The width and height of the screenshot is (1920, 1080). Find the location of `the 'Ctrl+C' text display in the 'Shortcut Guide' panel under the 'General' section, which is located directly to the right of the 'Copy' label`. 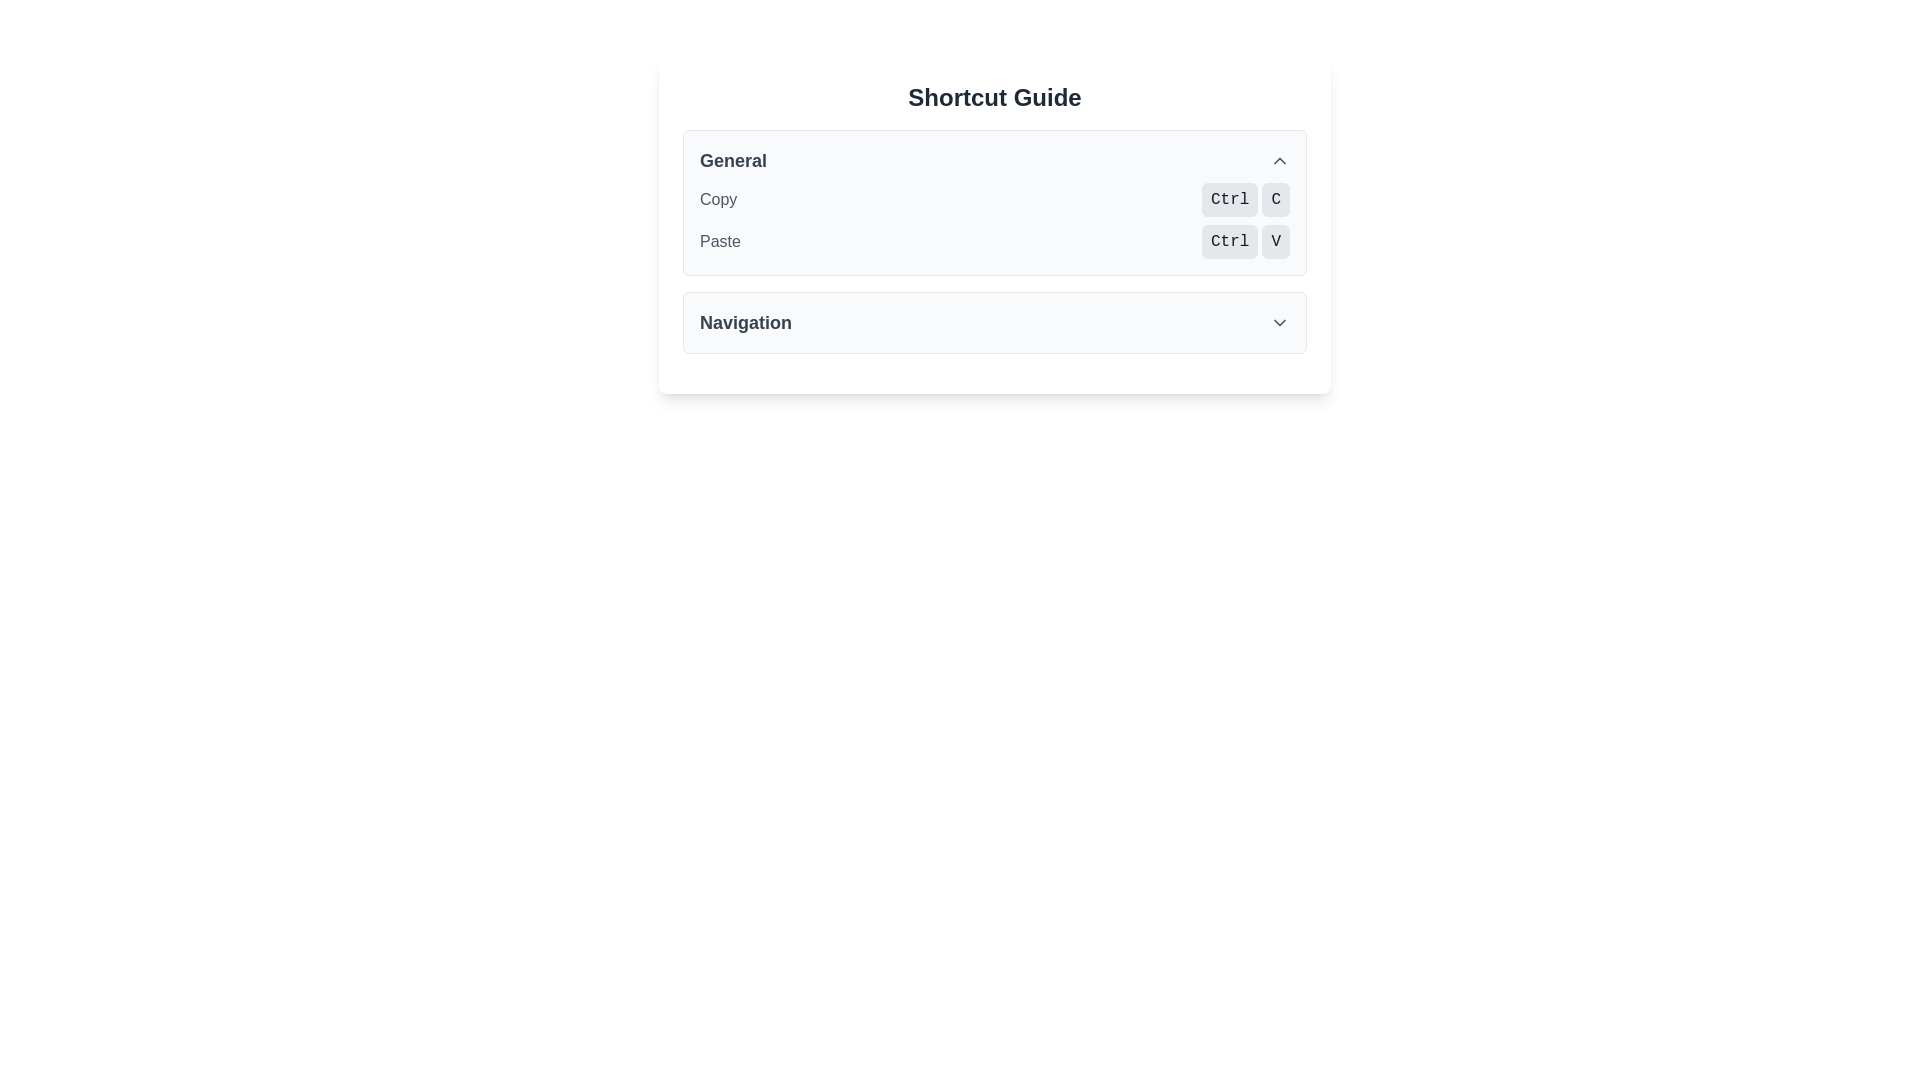

the 'Ctrl+C' text display in the 'Shortcut Guide' panel under the 'General' section, which is located directly to the right of the 'Copy' label is located at coordinates (1245, 200).